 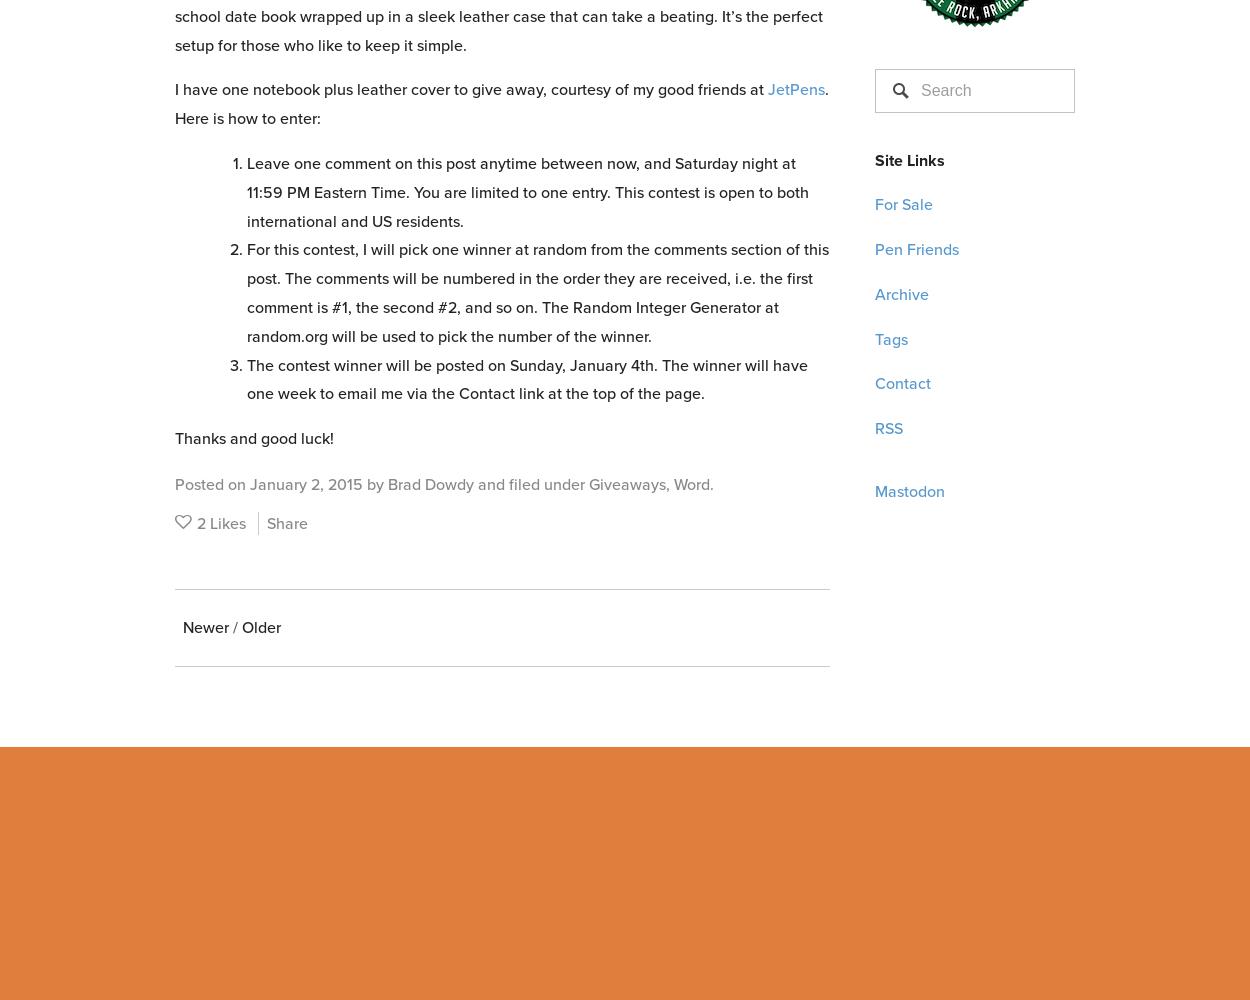 I want to click on 'Older', so click(x=261, y=626).